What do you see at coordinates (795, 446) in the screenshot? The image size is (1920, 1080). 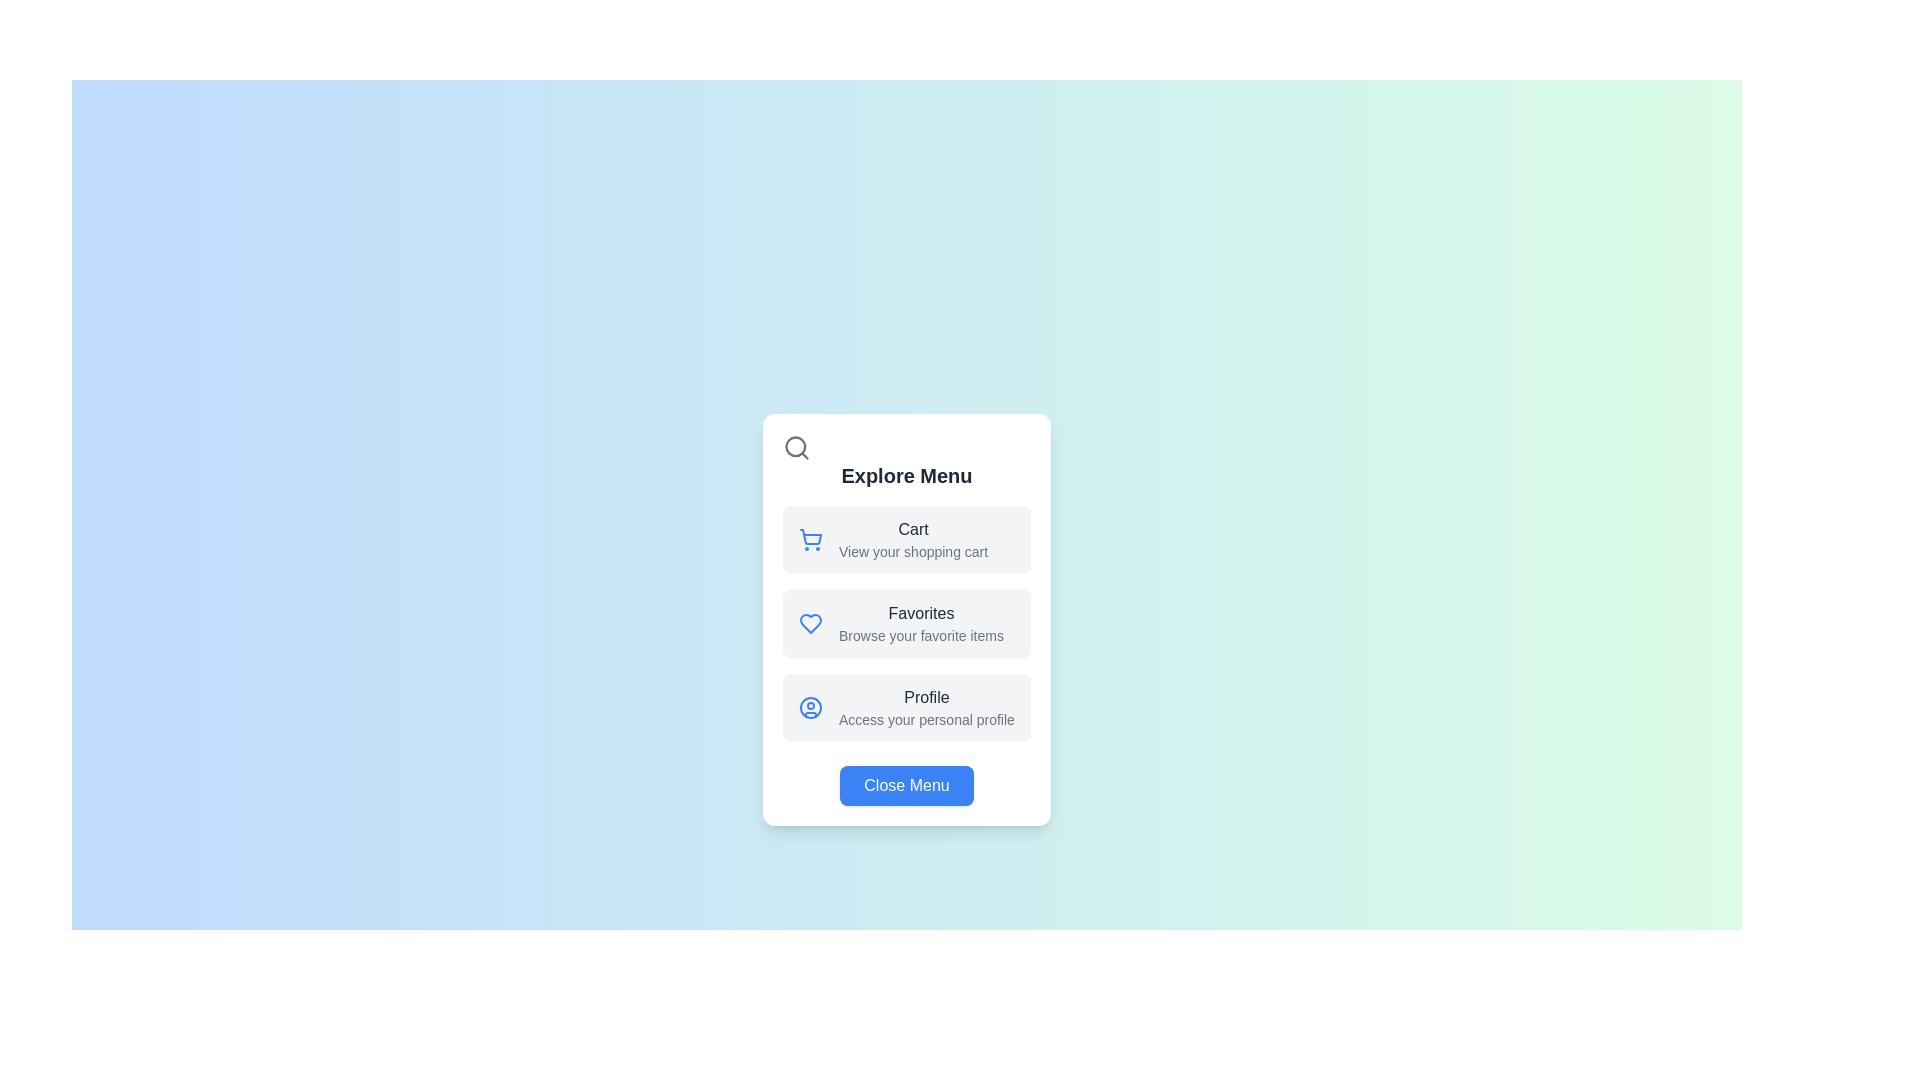 I see `the search icon in the header` at bounding box center [795, 446].